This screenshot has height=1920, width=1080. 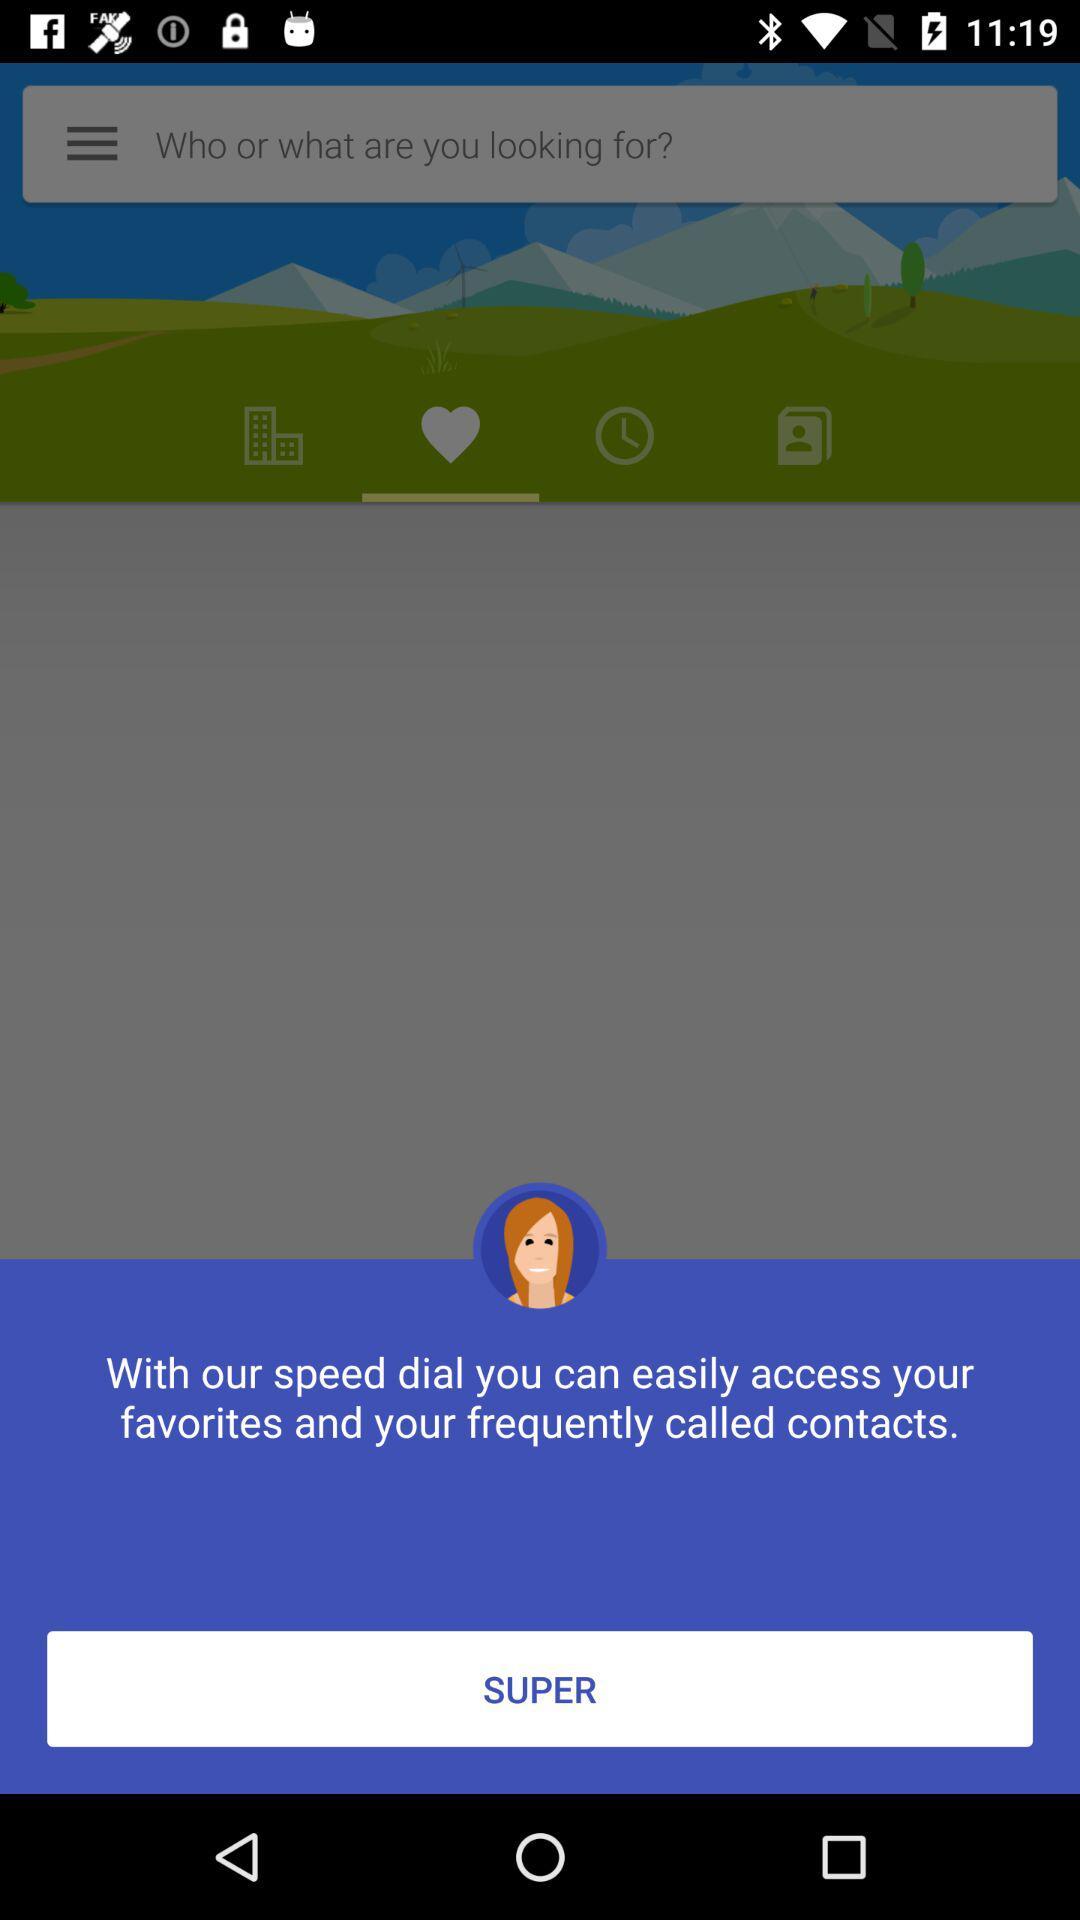 I want to click on second option left to timer icon, so click(x=273, y=435).